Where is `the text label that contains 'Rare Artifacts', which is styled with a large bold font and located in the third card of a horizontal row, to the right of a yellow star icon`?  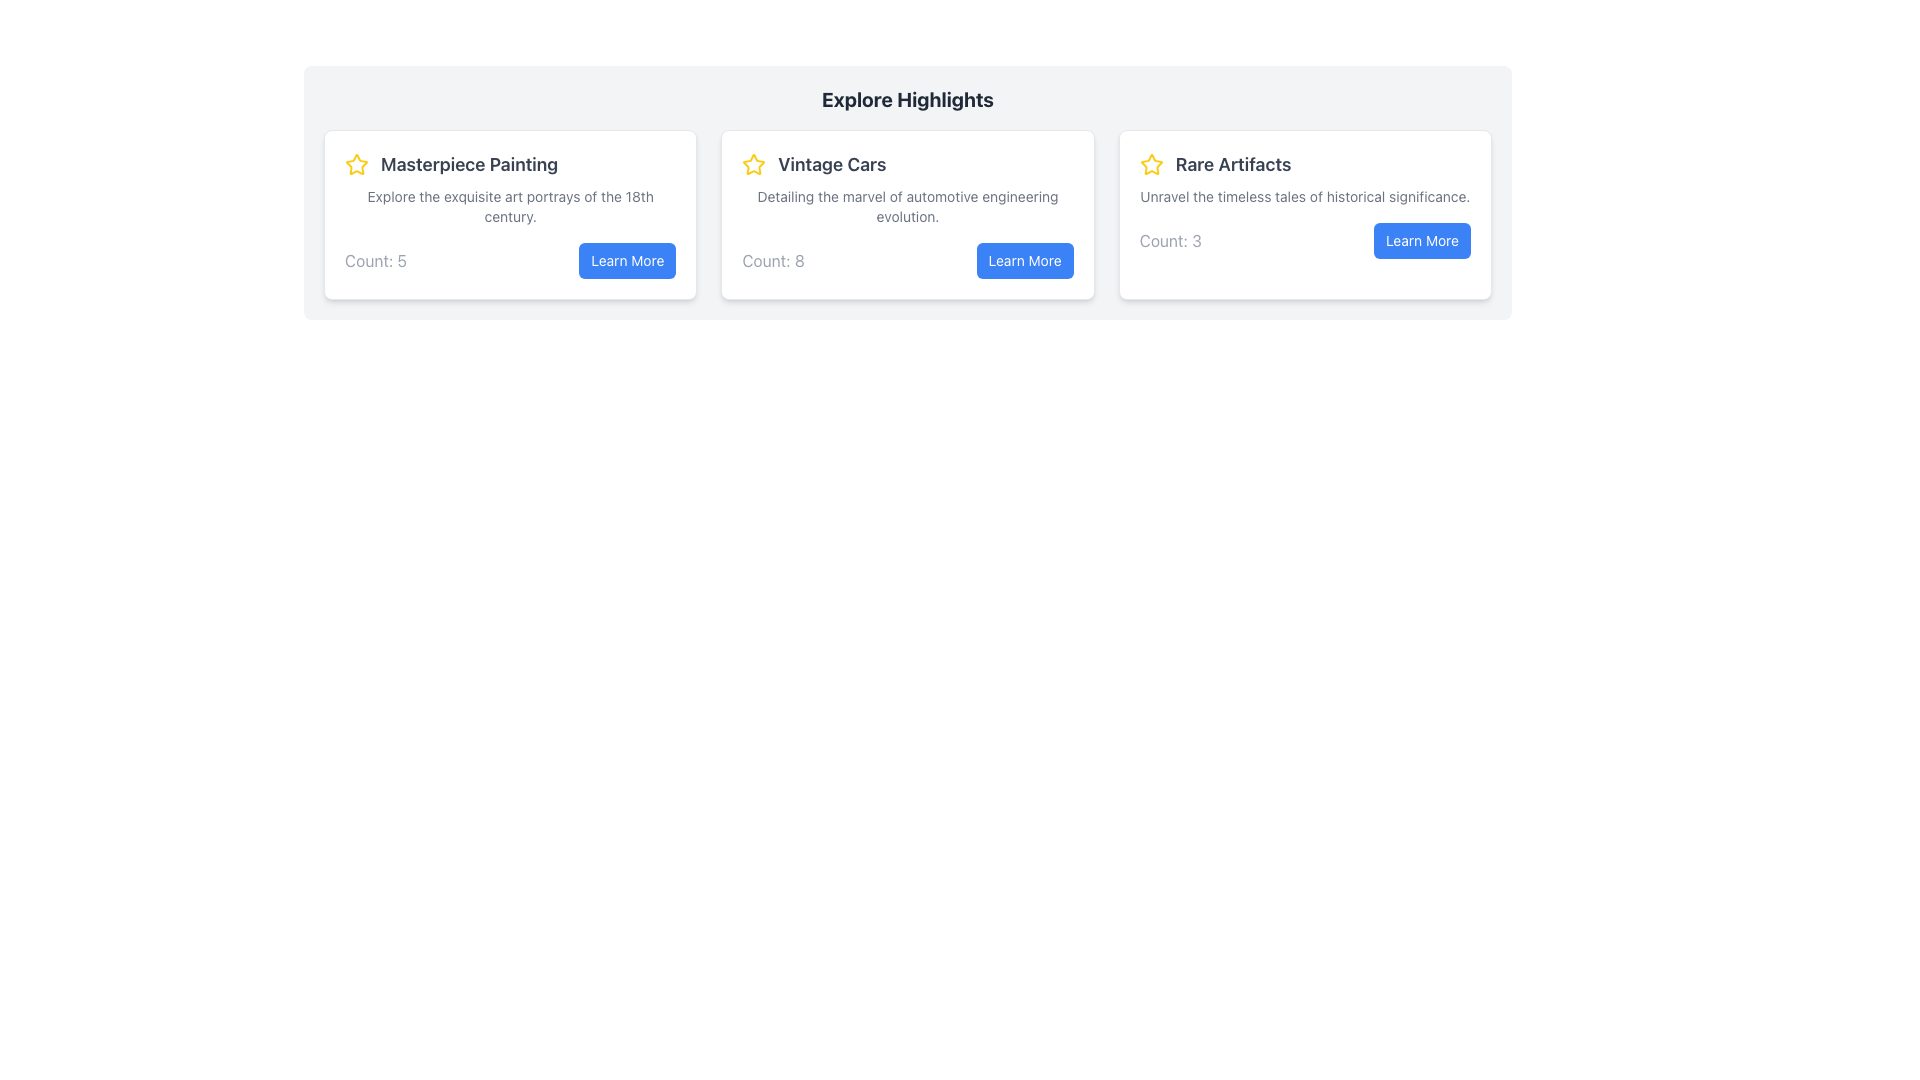
the text label that contains 'Rare Artifacts', which is styled with a large bold font and located in the third card of a horizontal row, to the right of a yellow star icon is located at coordinates (1232, 164).